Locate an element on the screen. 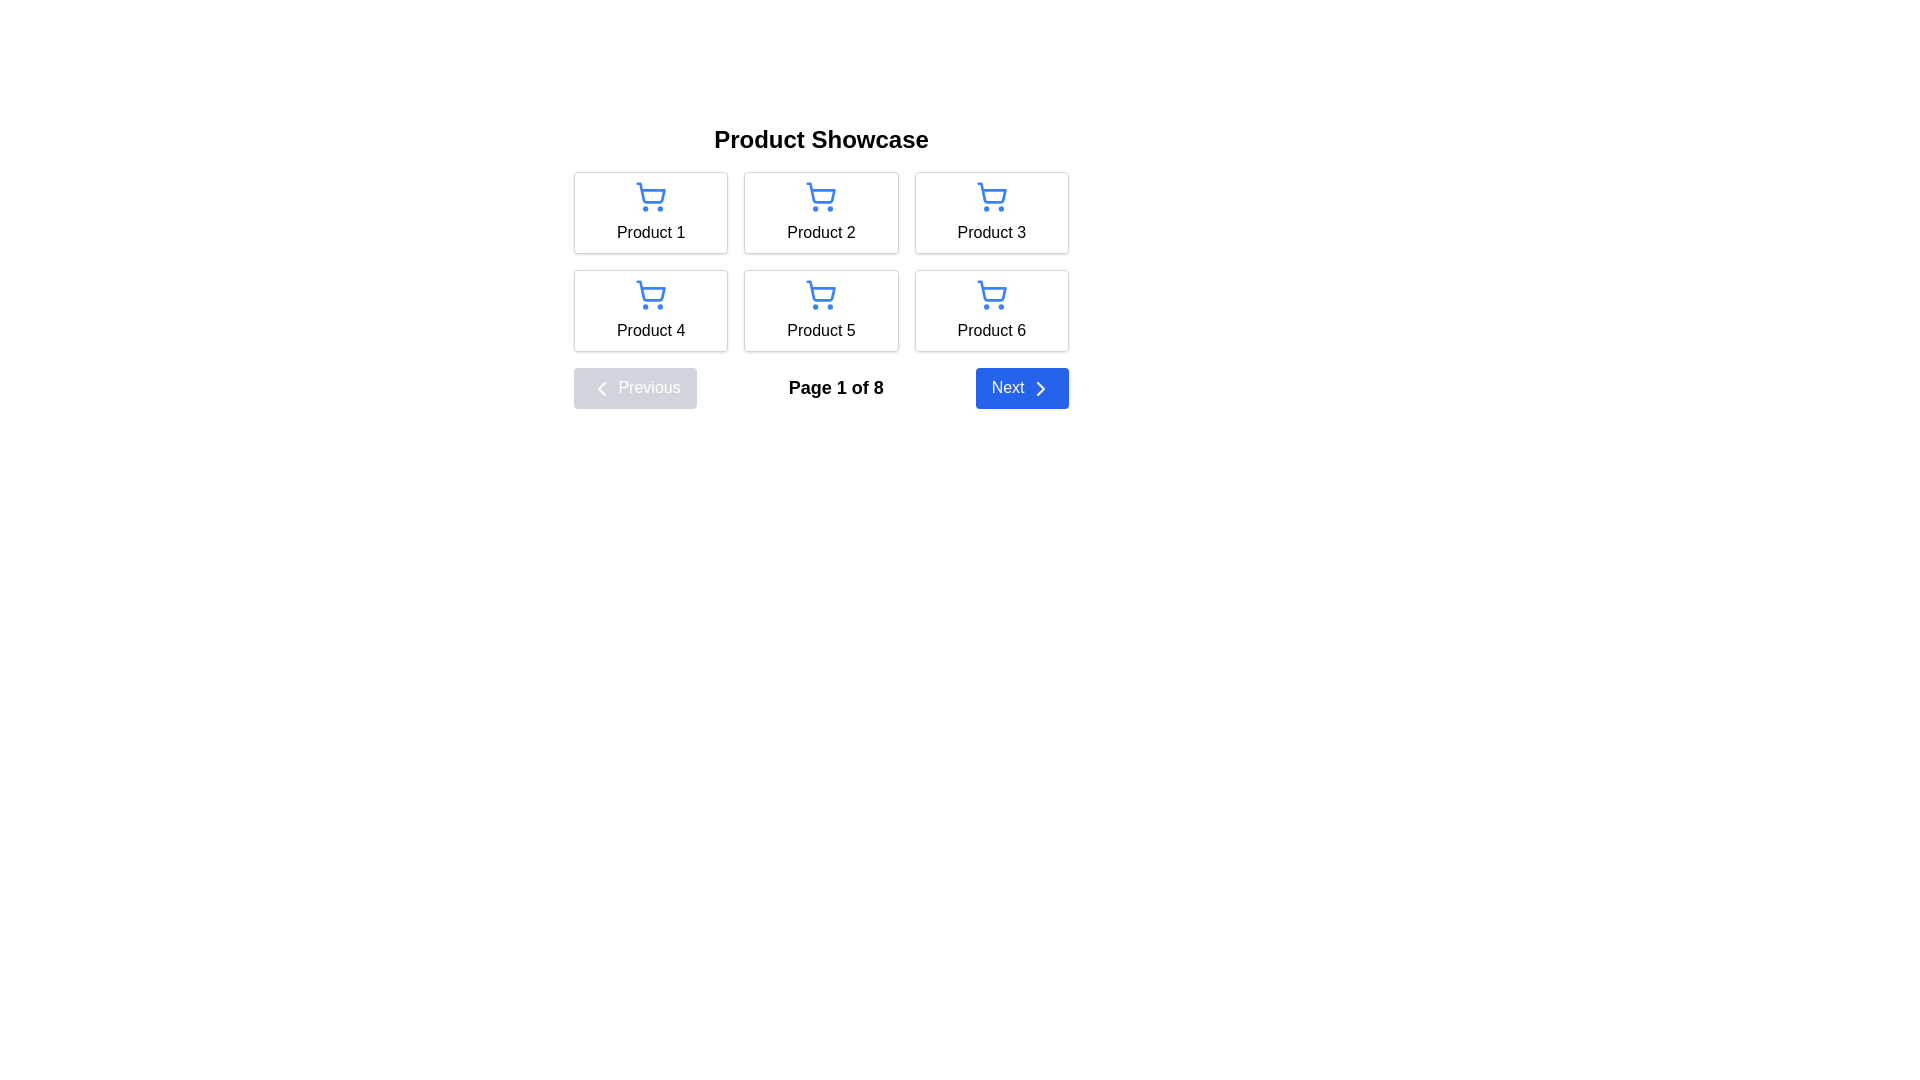 Image resolution: width=1920 pixels, height=1080 pixels. the shopping cart icon located in the block labeled 'Product 4', which is the central feature of the second block in the first column is located at coordinates (651, 291).